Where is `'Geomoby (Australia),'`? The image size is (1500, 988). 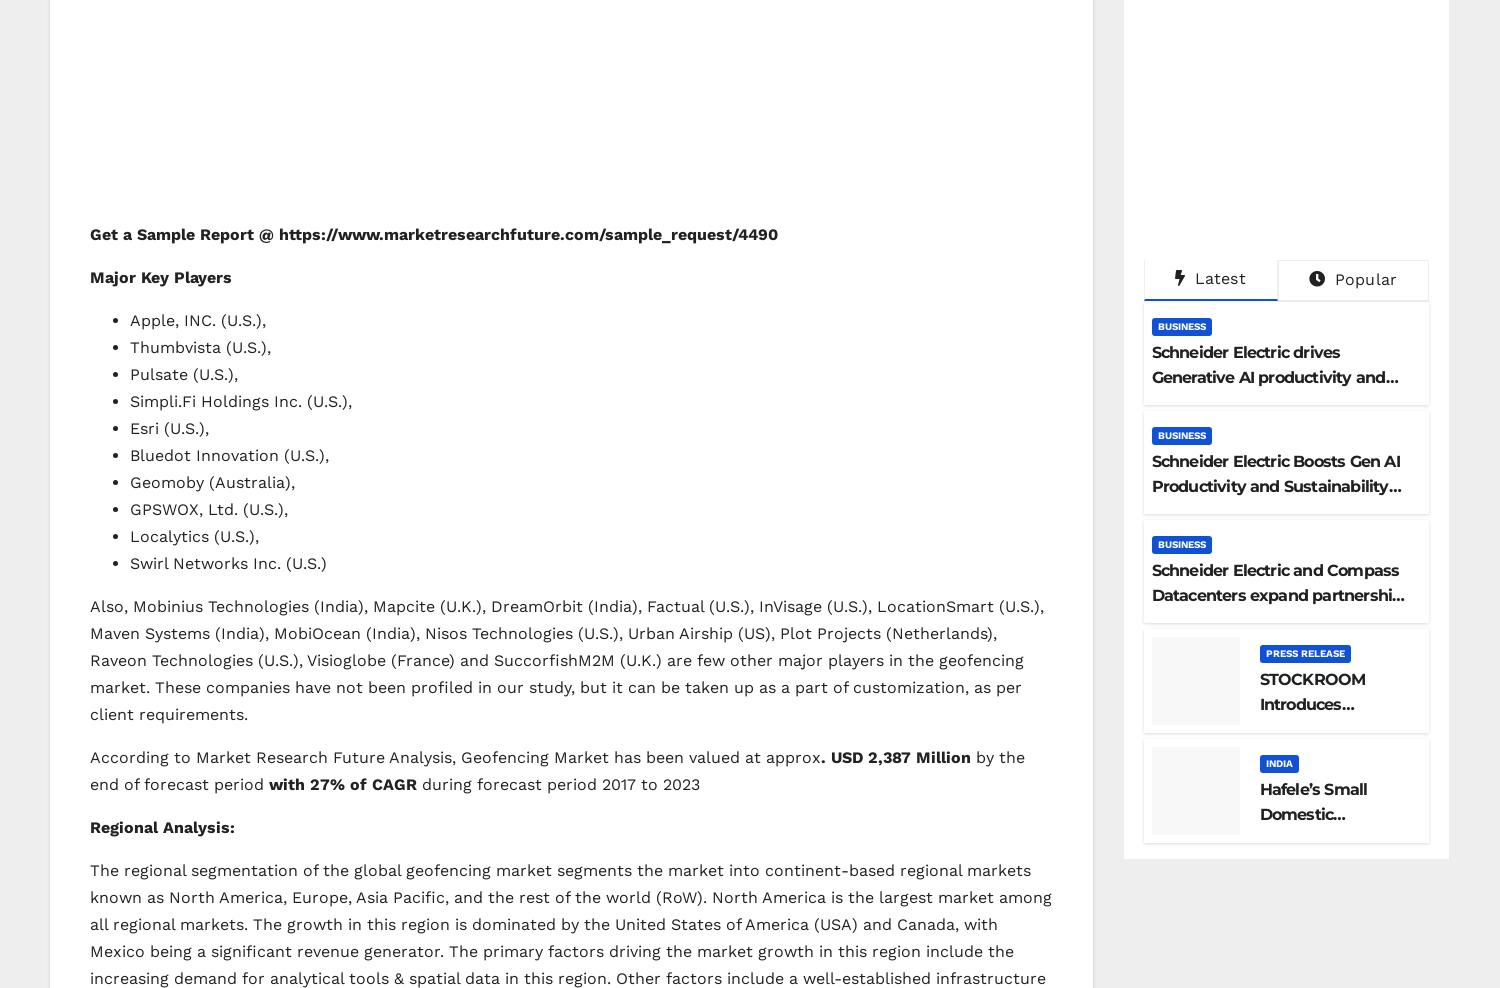 'Geomoby (Australia),' is located at coordinates (211, 481).